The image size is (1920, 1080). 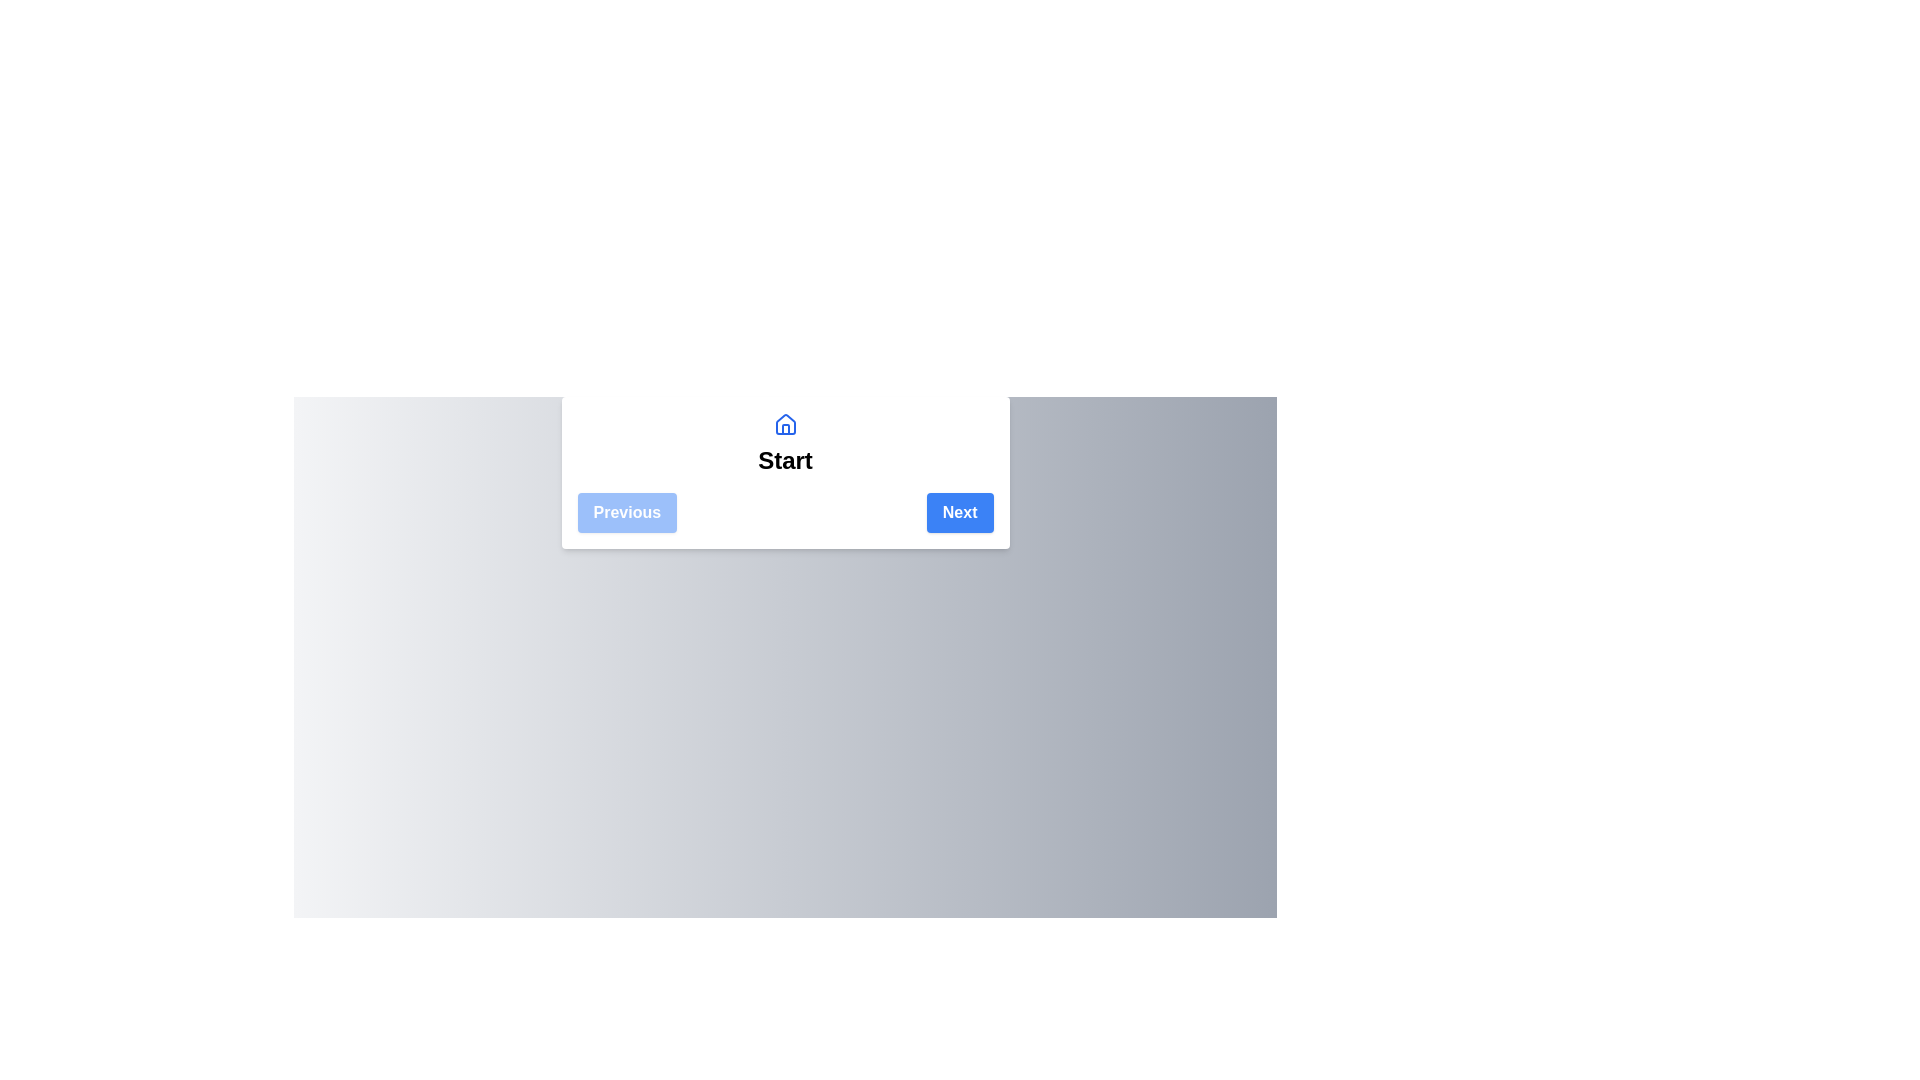 I want to click on the navigation button located on the left side of the horizontal arrangement of buttons in the footer section, which is positioned to the left of the 'Next' button, so click(x=626, y=512).